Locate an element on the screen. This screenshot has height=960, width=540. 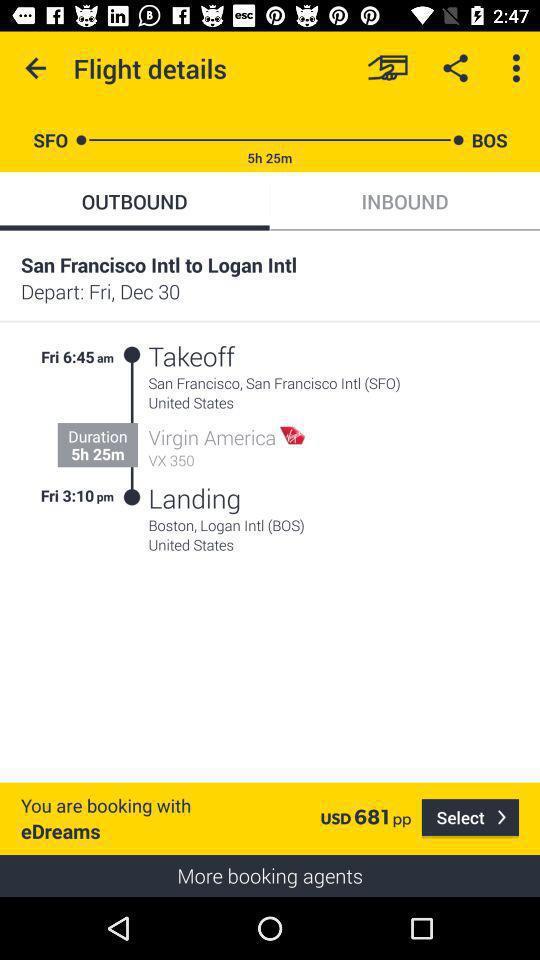
the item next to the flight details is located at coordinates (387, 68).